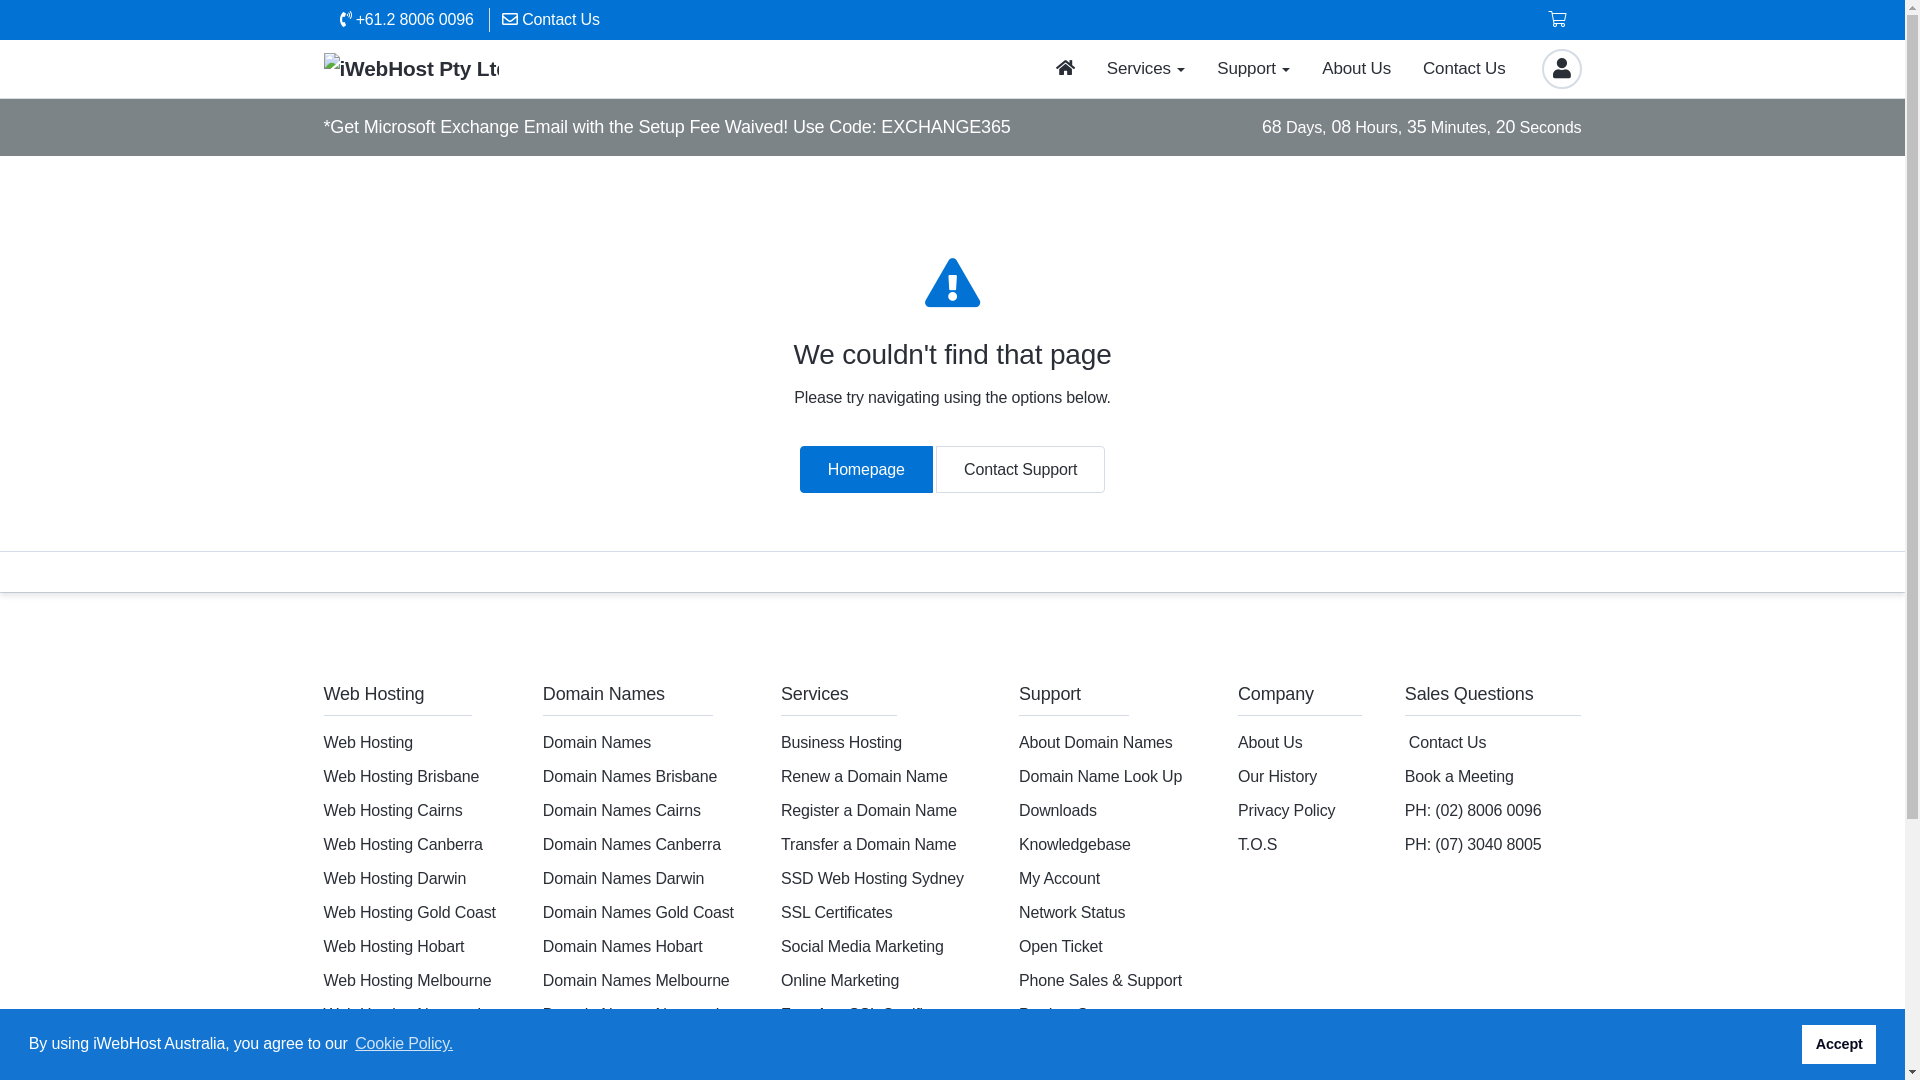 The width and height of the screenshot is (1920, 1080). I want to click on 'Web Hosting Canberra', so click(402, 844).